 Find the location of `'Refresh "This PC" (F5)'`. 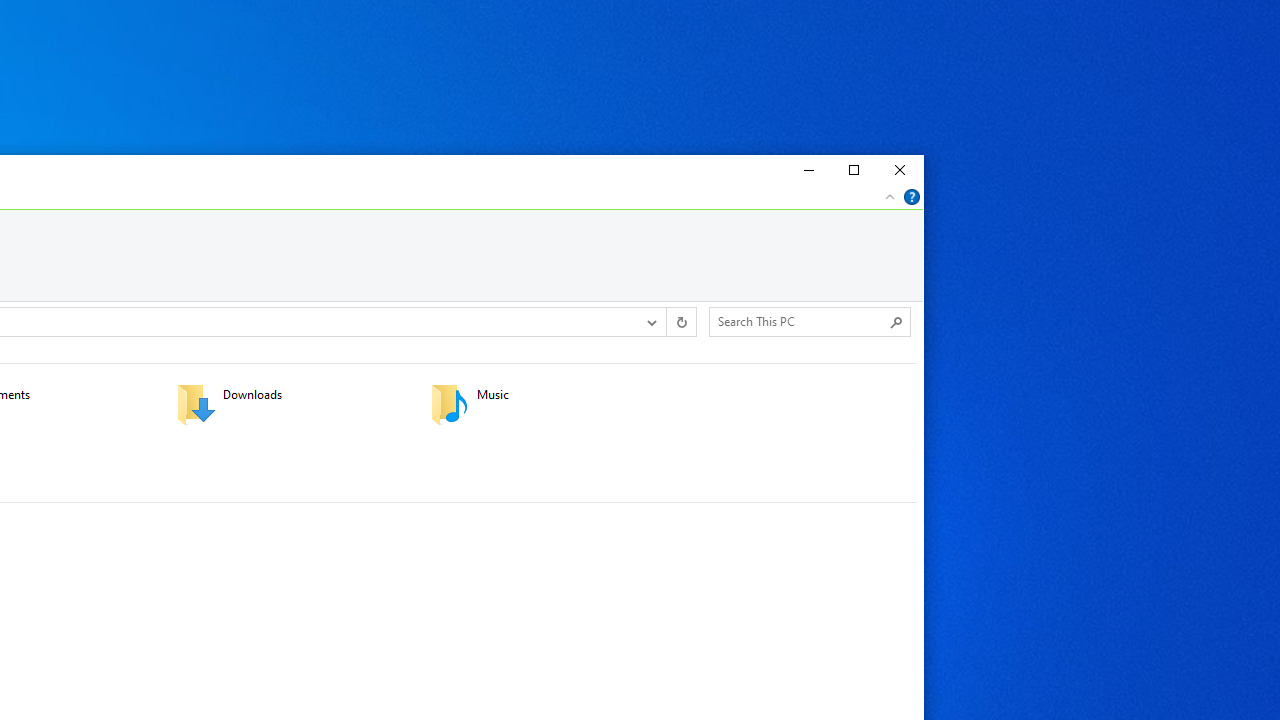

'Refresh "This PC" (F5)' is located at coordinates (680, 320).